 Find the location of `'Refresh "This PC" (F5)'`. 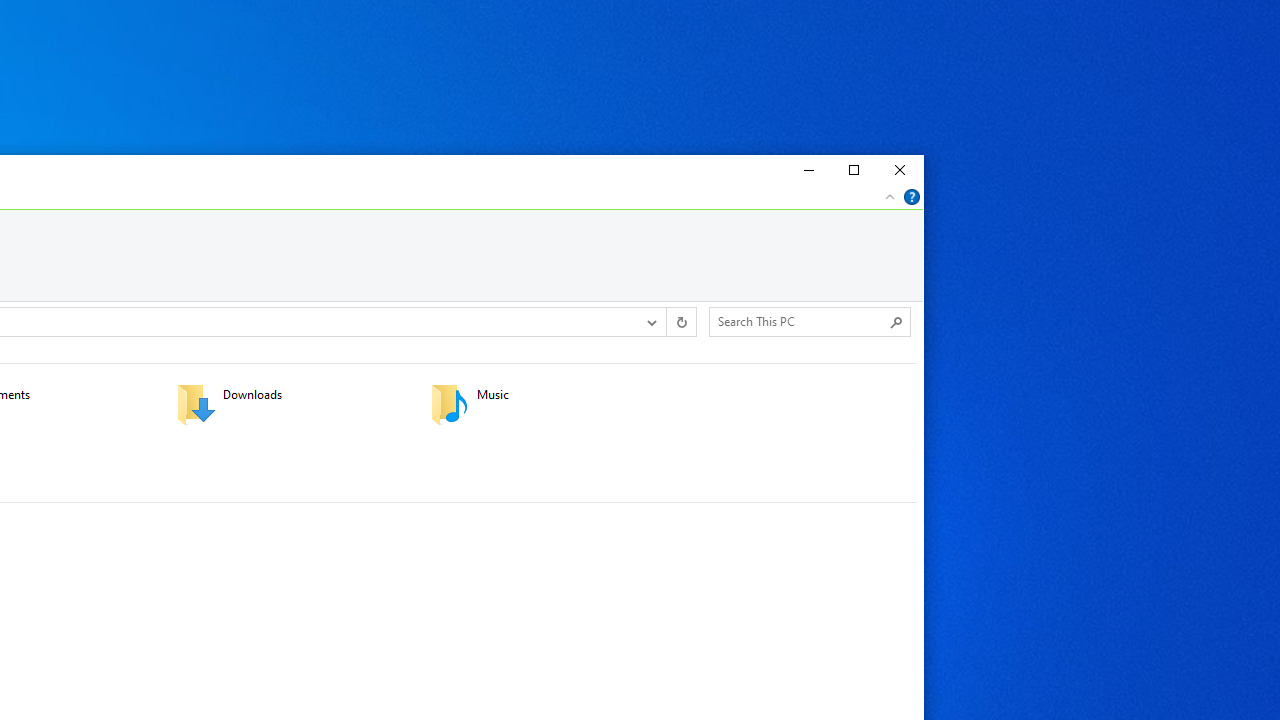

'Refresh "This PC" (F5)' is located at coordinates (680, 320).